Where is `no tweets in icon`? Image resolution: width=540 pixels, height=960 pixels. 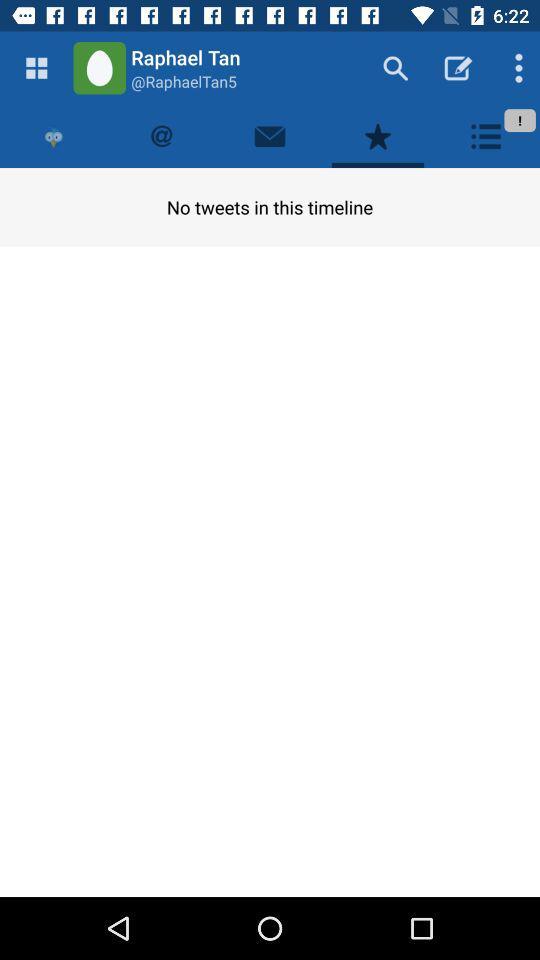
no tweets in icon is located at coordinates (270, 207).